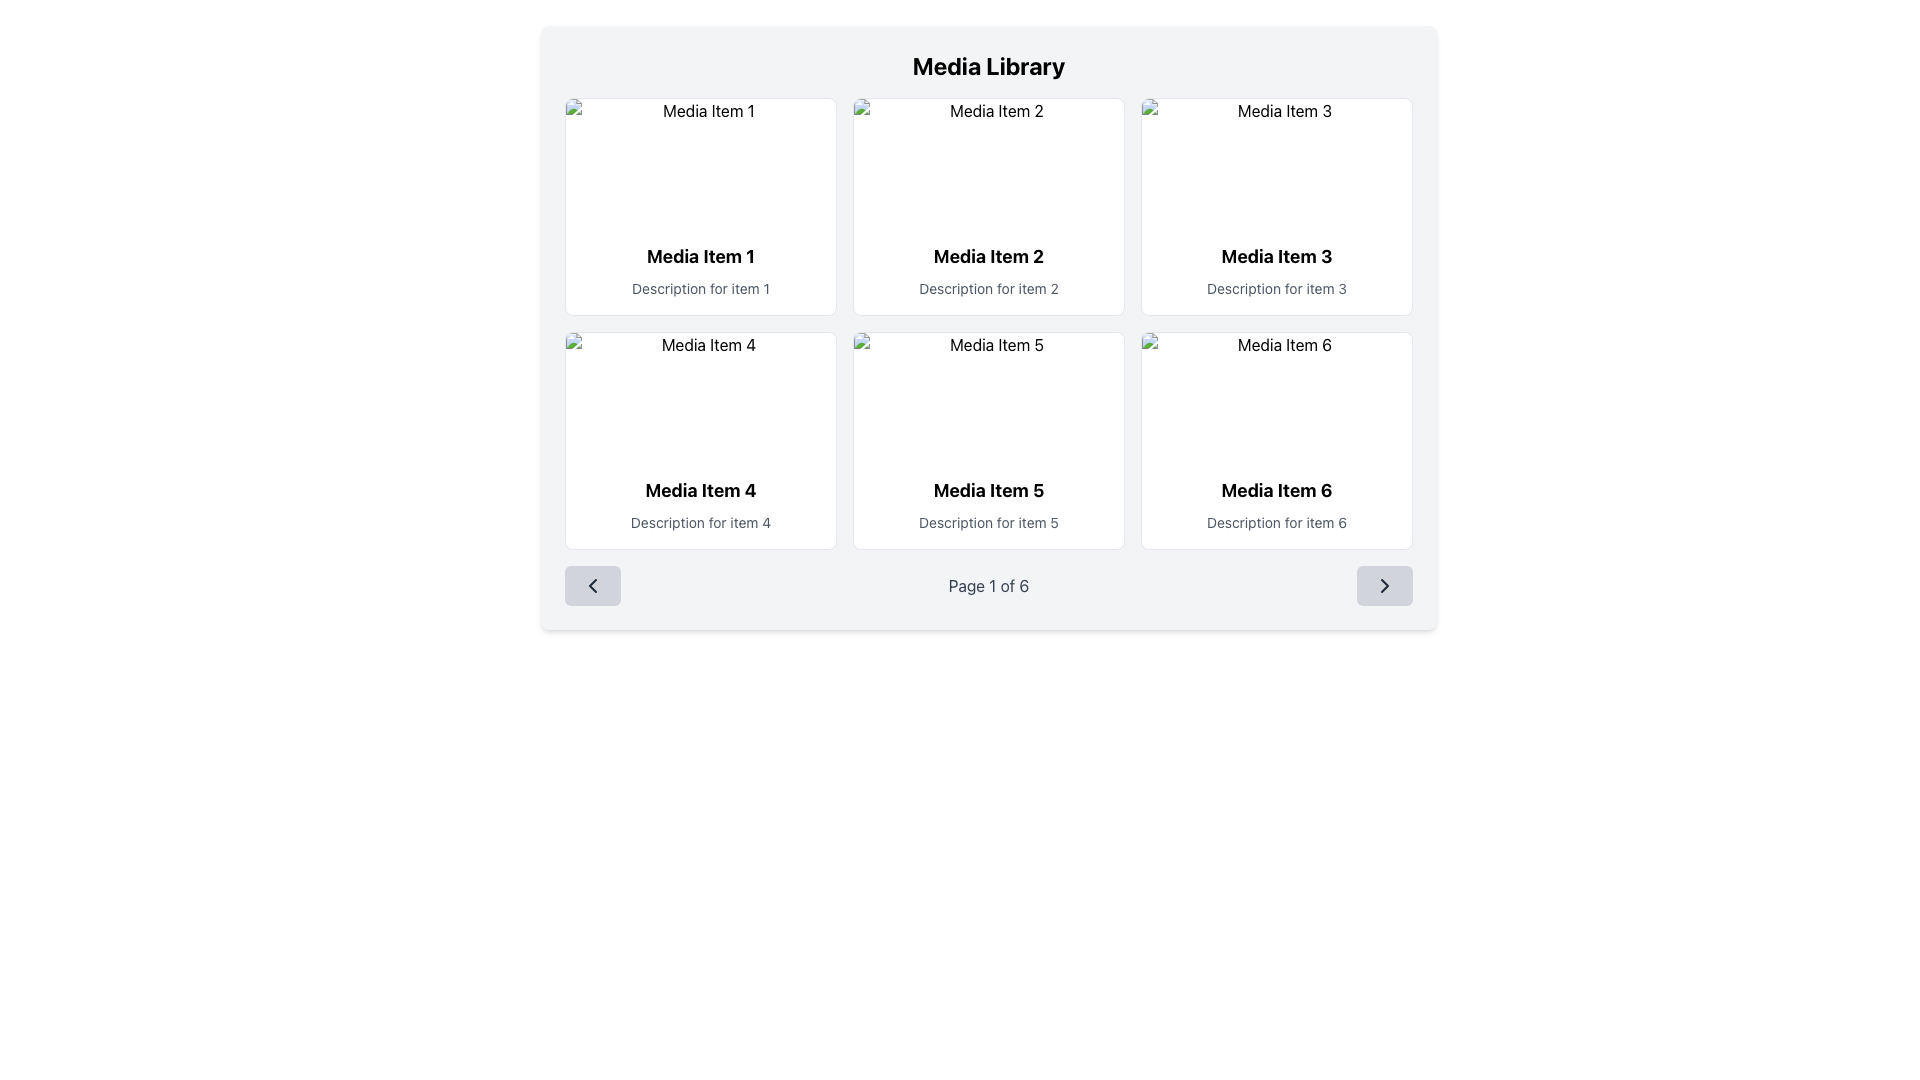 Image resolution: width=1920 pixels, height=1080 pixels. What do you see at coordinates (1275, 289) in the screenshot?
I see `text element displaying 'Description for item 3', which is styled in gray and located below the title 'Media Item 3' in the 'Media Library' section` at bounding box center [1275, 289].